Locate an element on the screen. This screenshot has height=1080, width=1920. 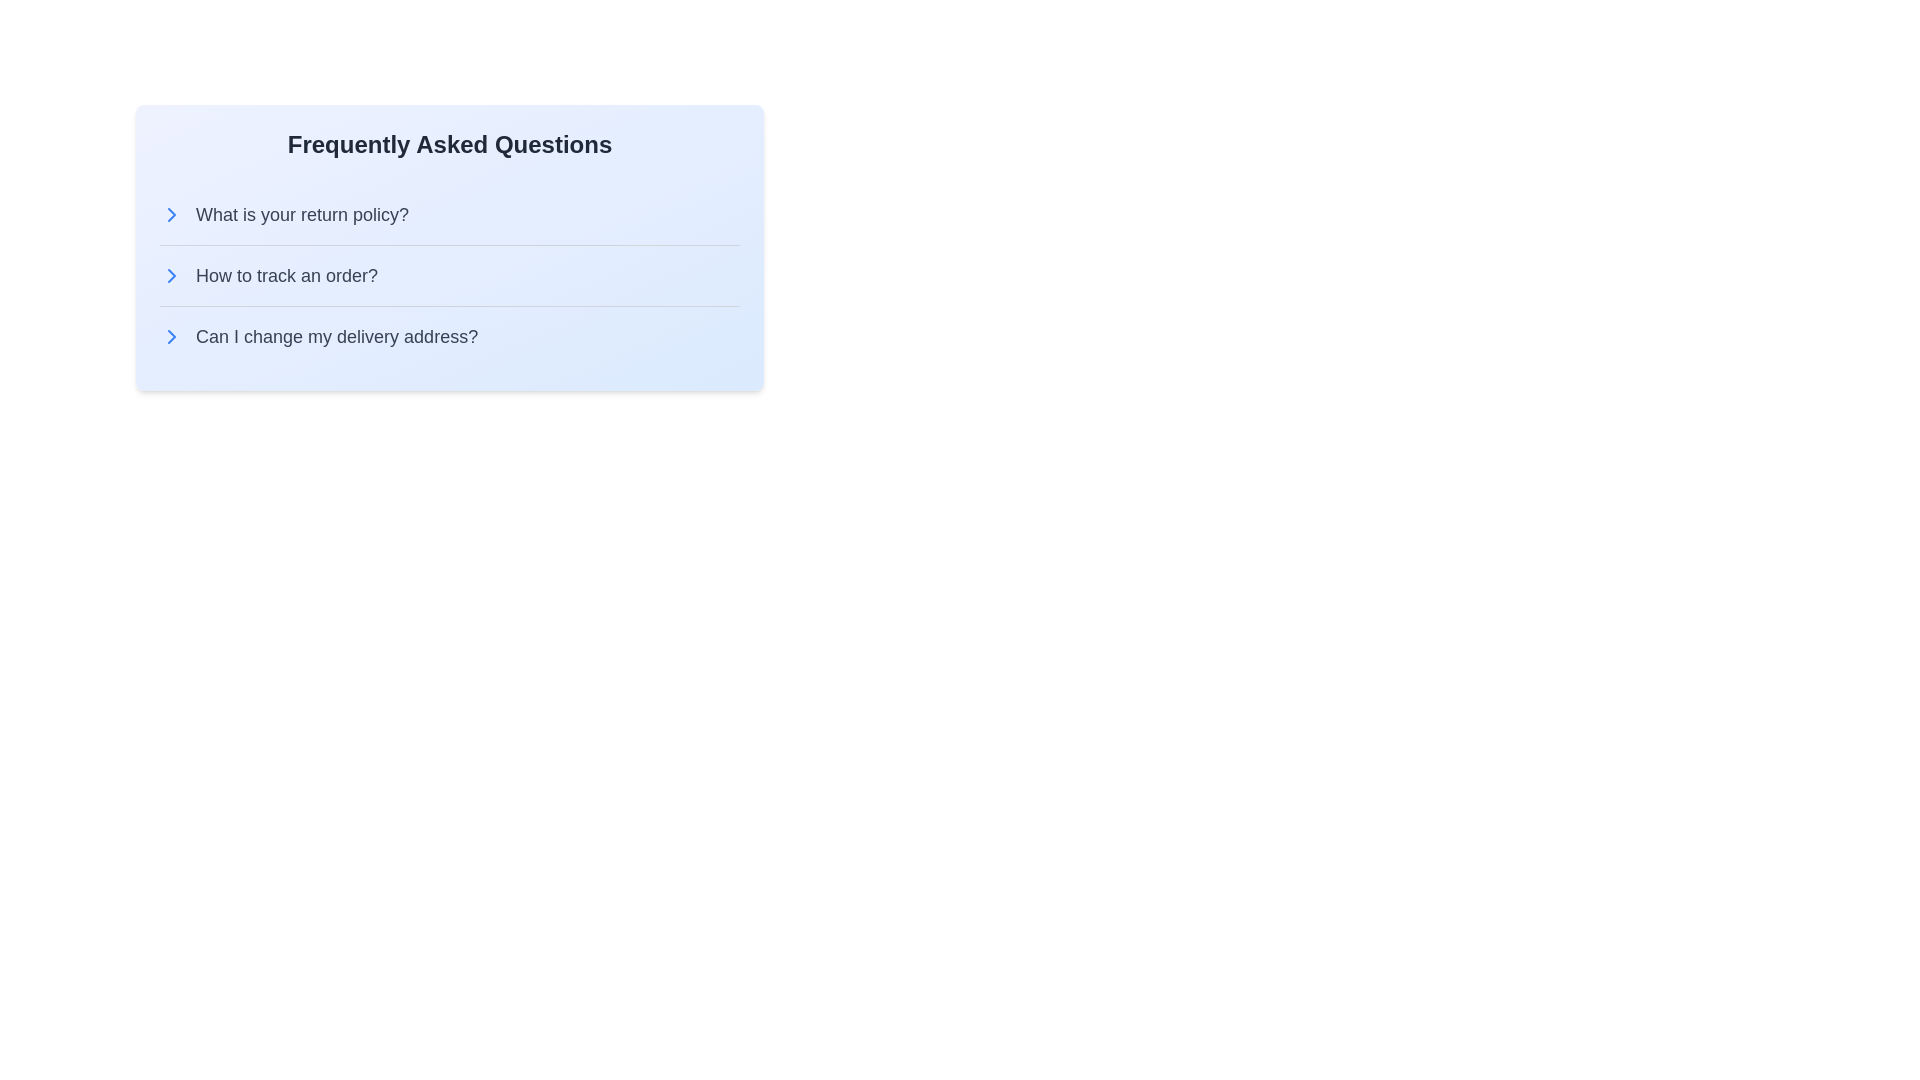
the clickable text or button that provides a link to more information about tracking orders is located at coordinates (449, 274).